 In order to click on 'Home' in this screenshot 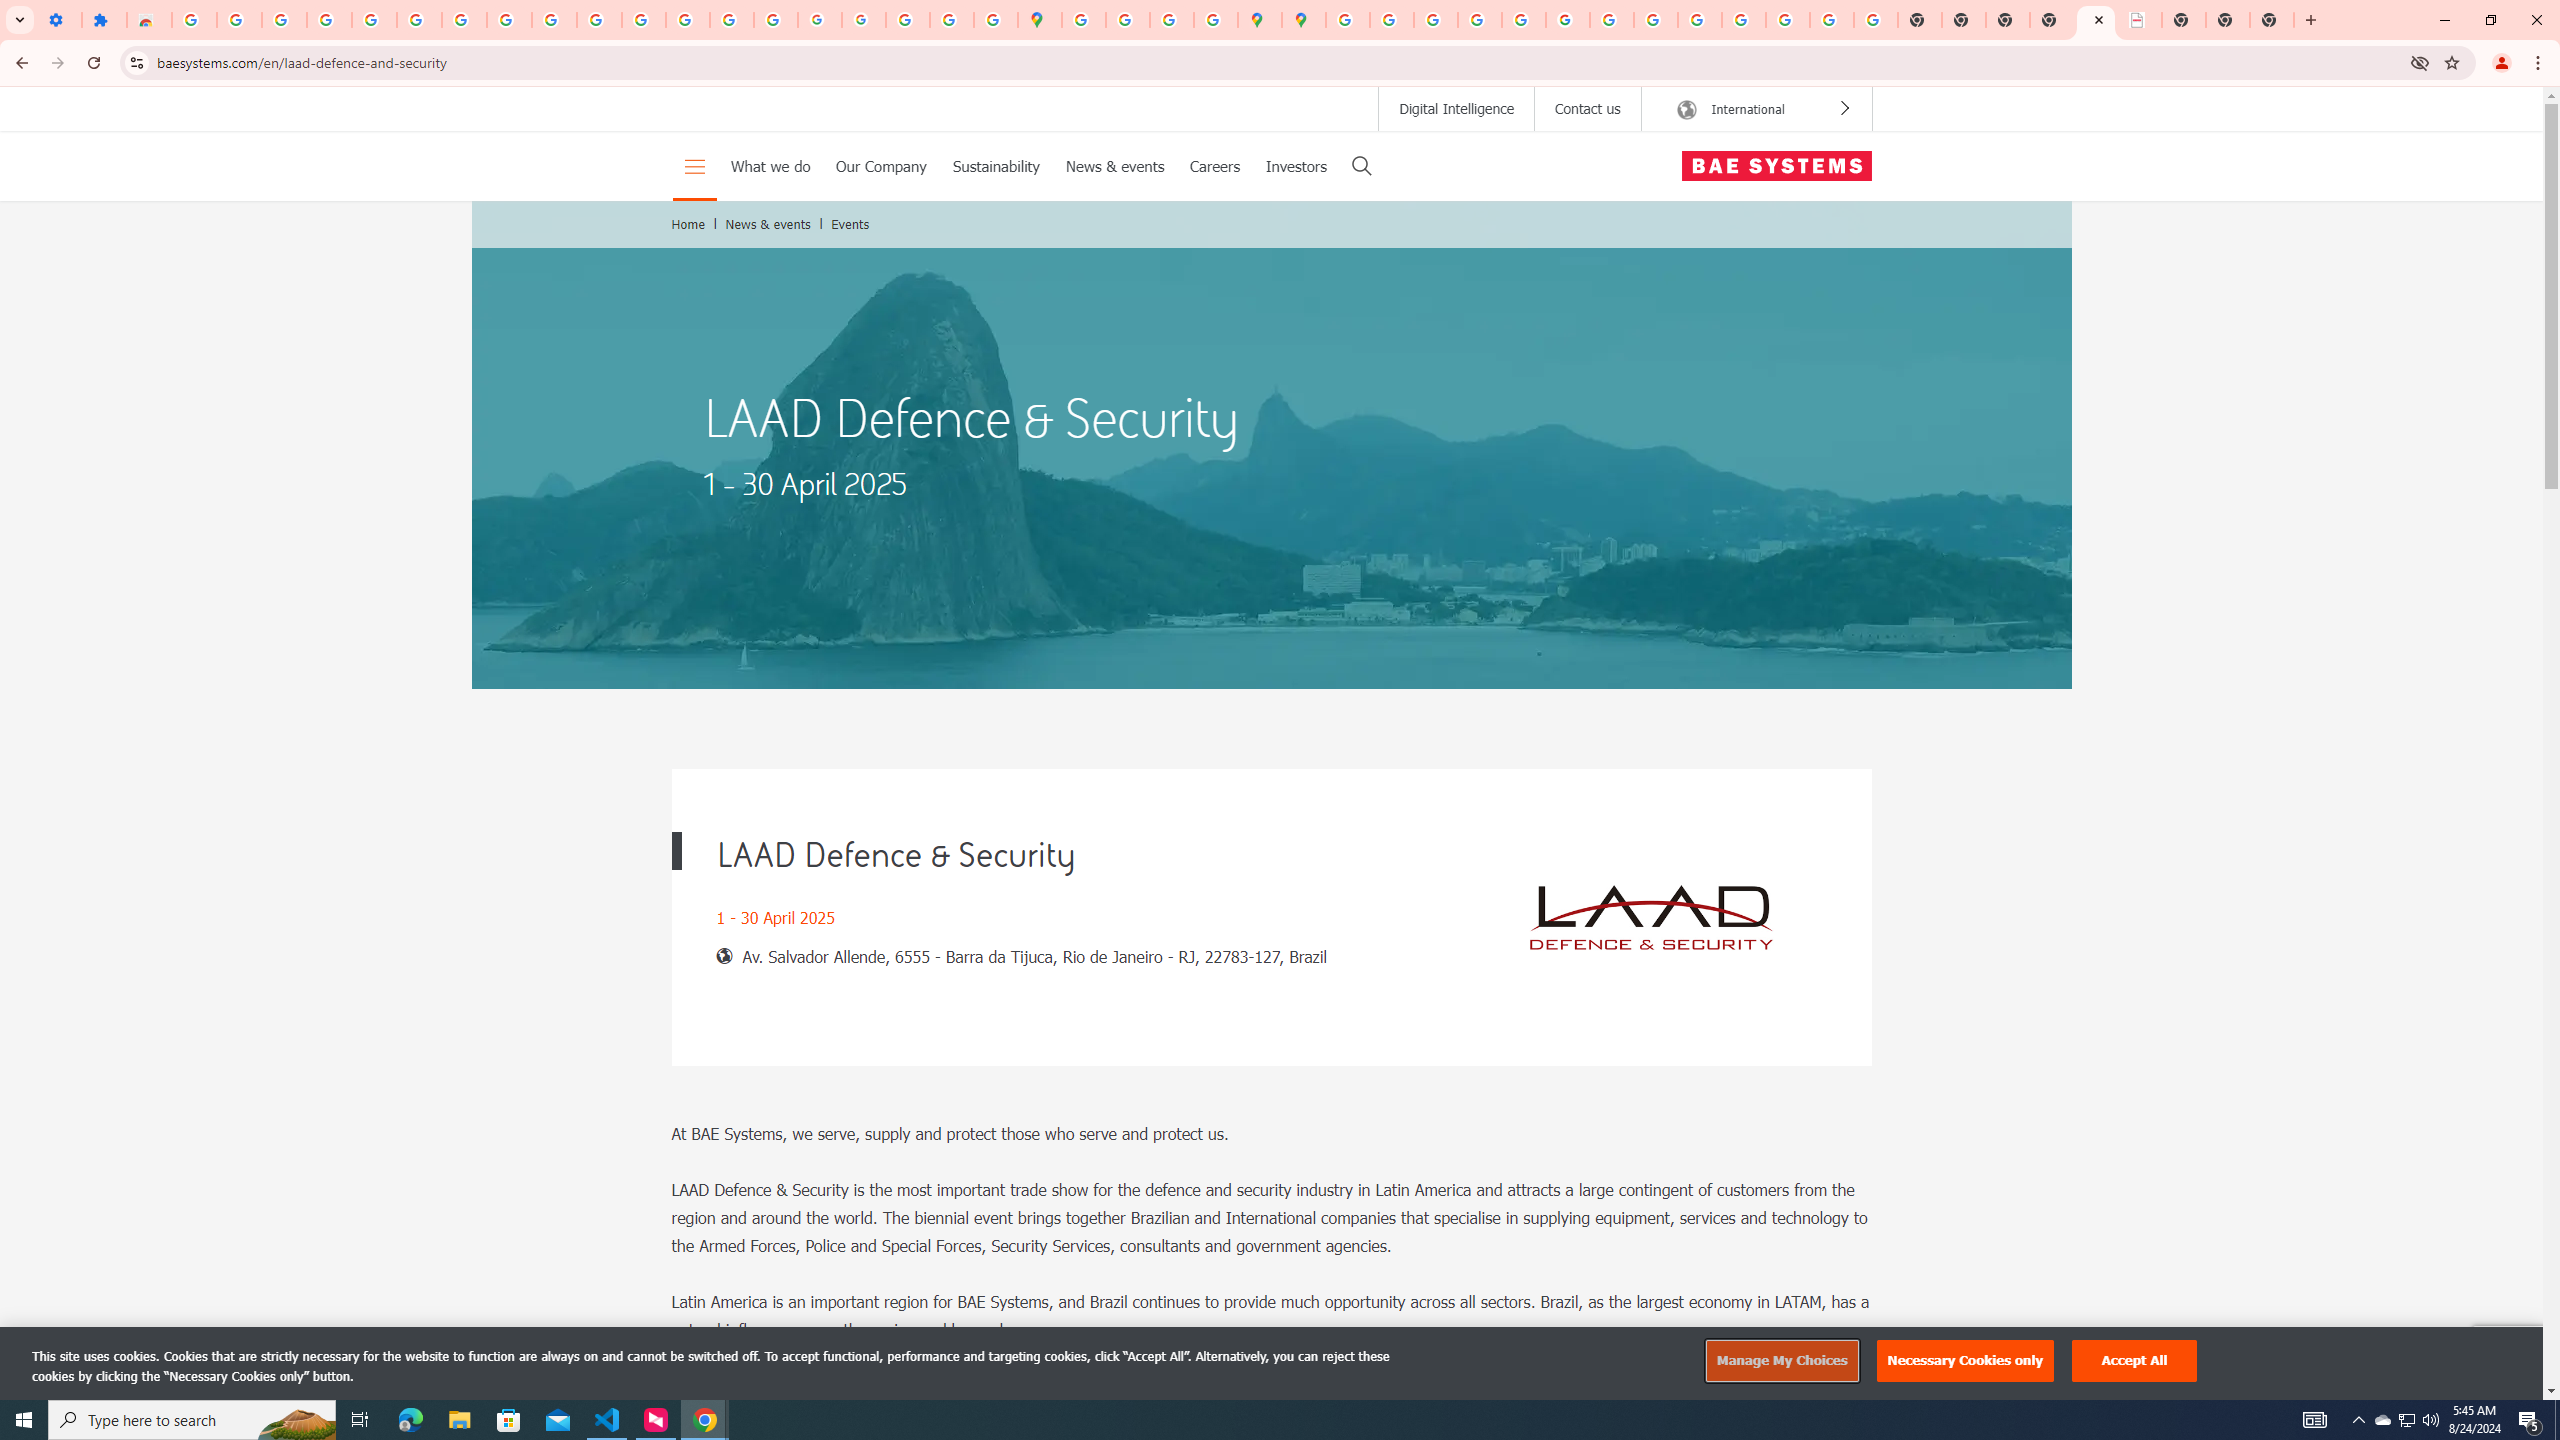, I will do `click(688, 222)`.